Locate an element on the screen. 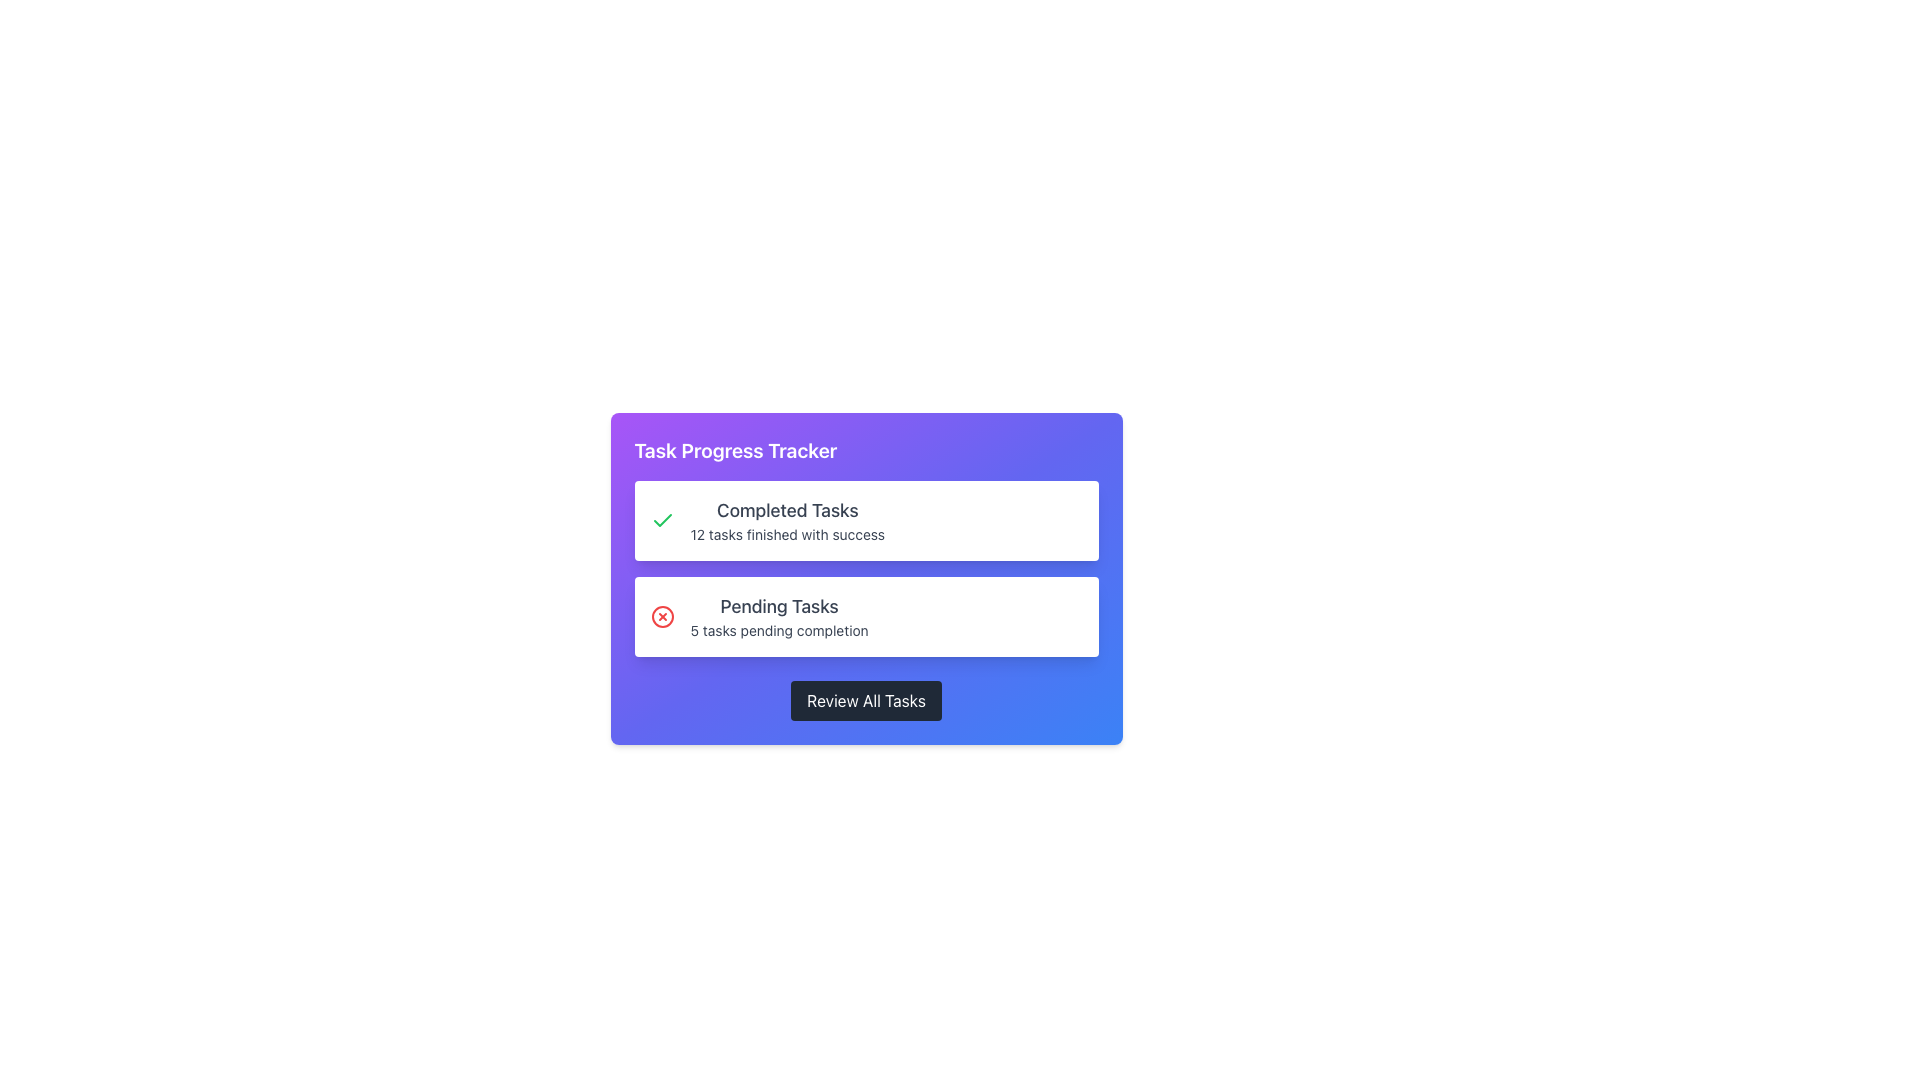  the alert icon located within the 'Pending Tasks' card, positioned to the left of the text 'Pending Tasks' is located at coordinates (662, 616).